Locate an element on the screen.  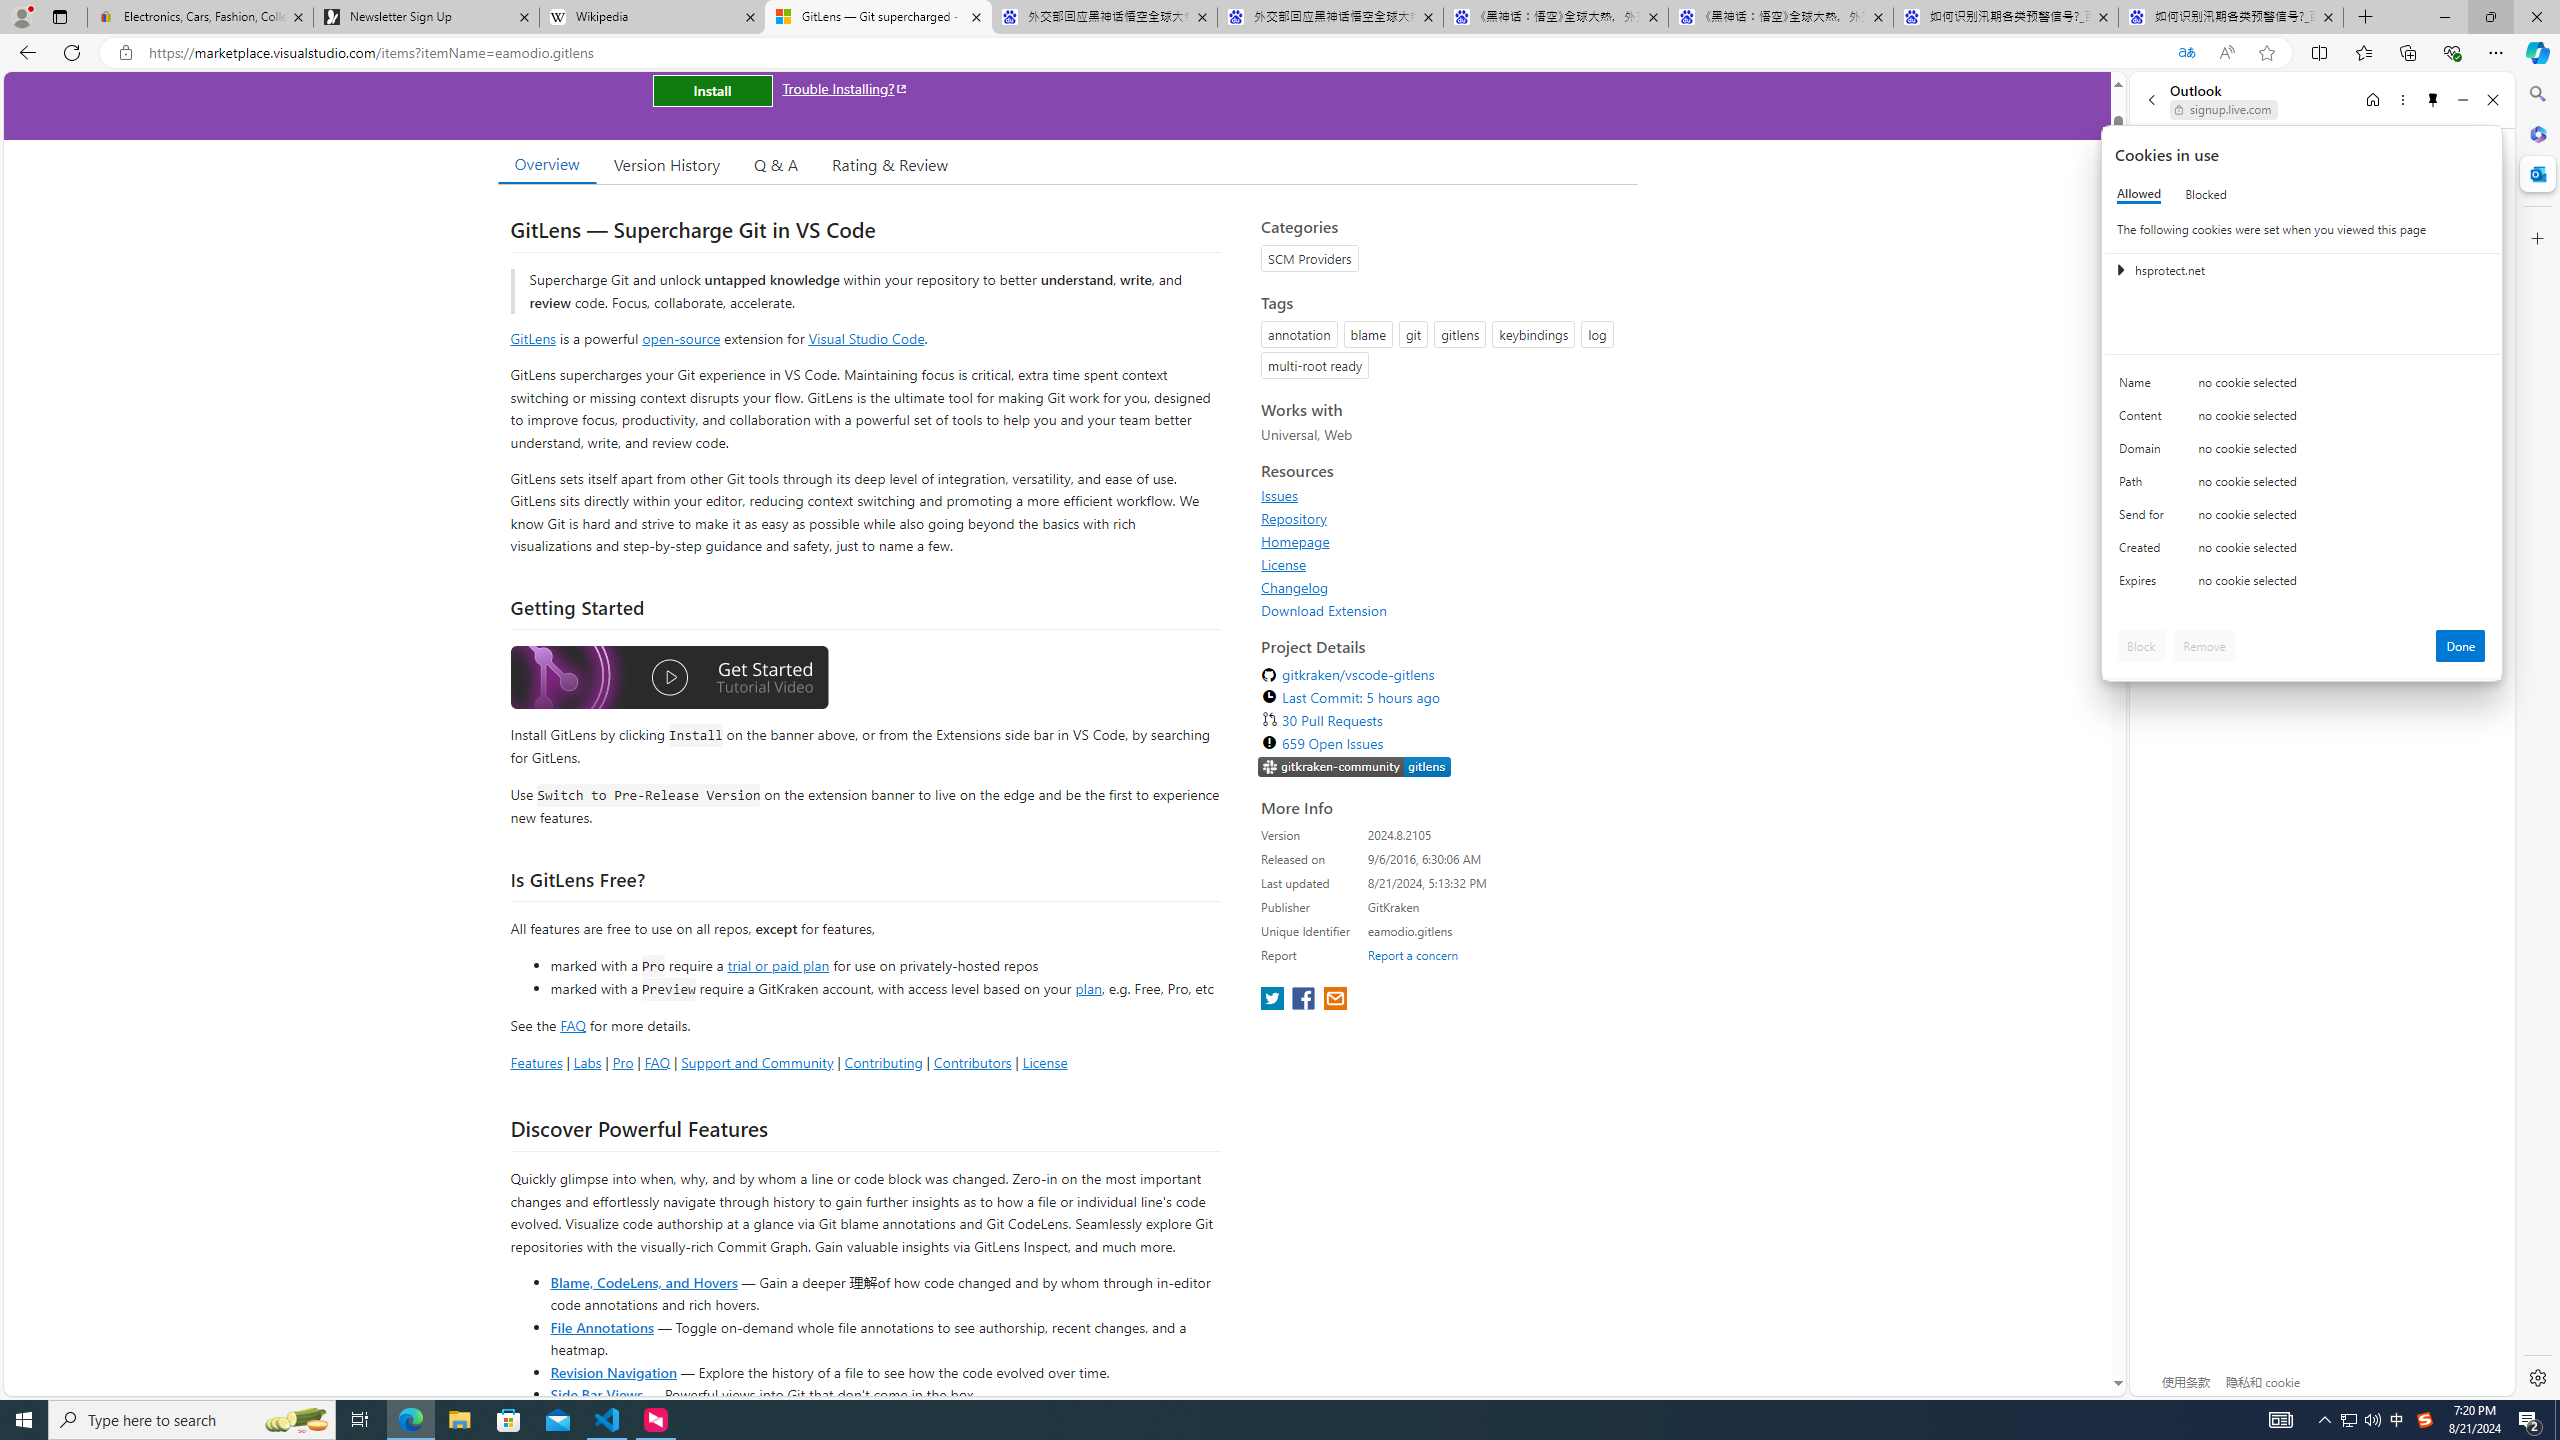
'Remove' is located at coordinates (2204, 646).